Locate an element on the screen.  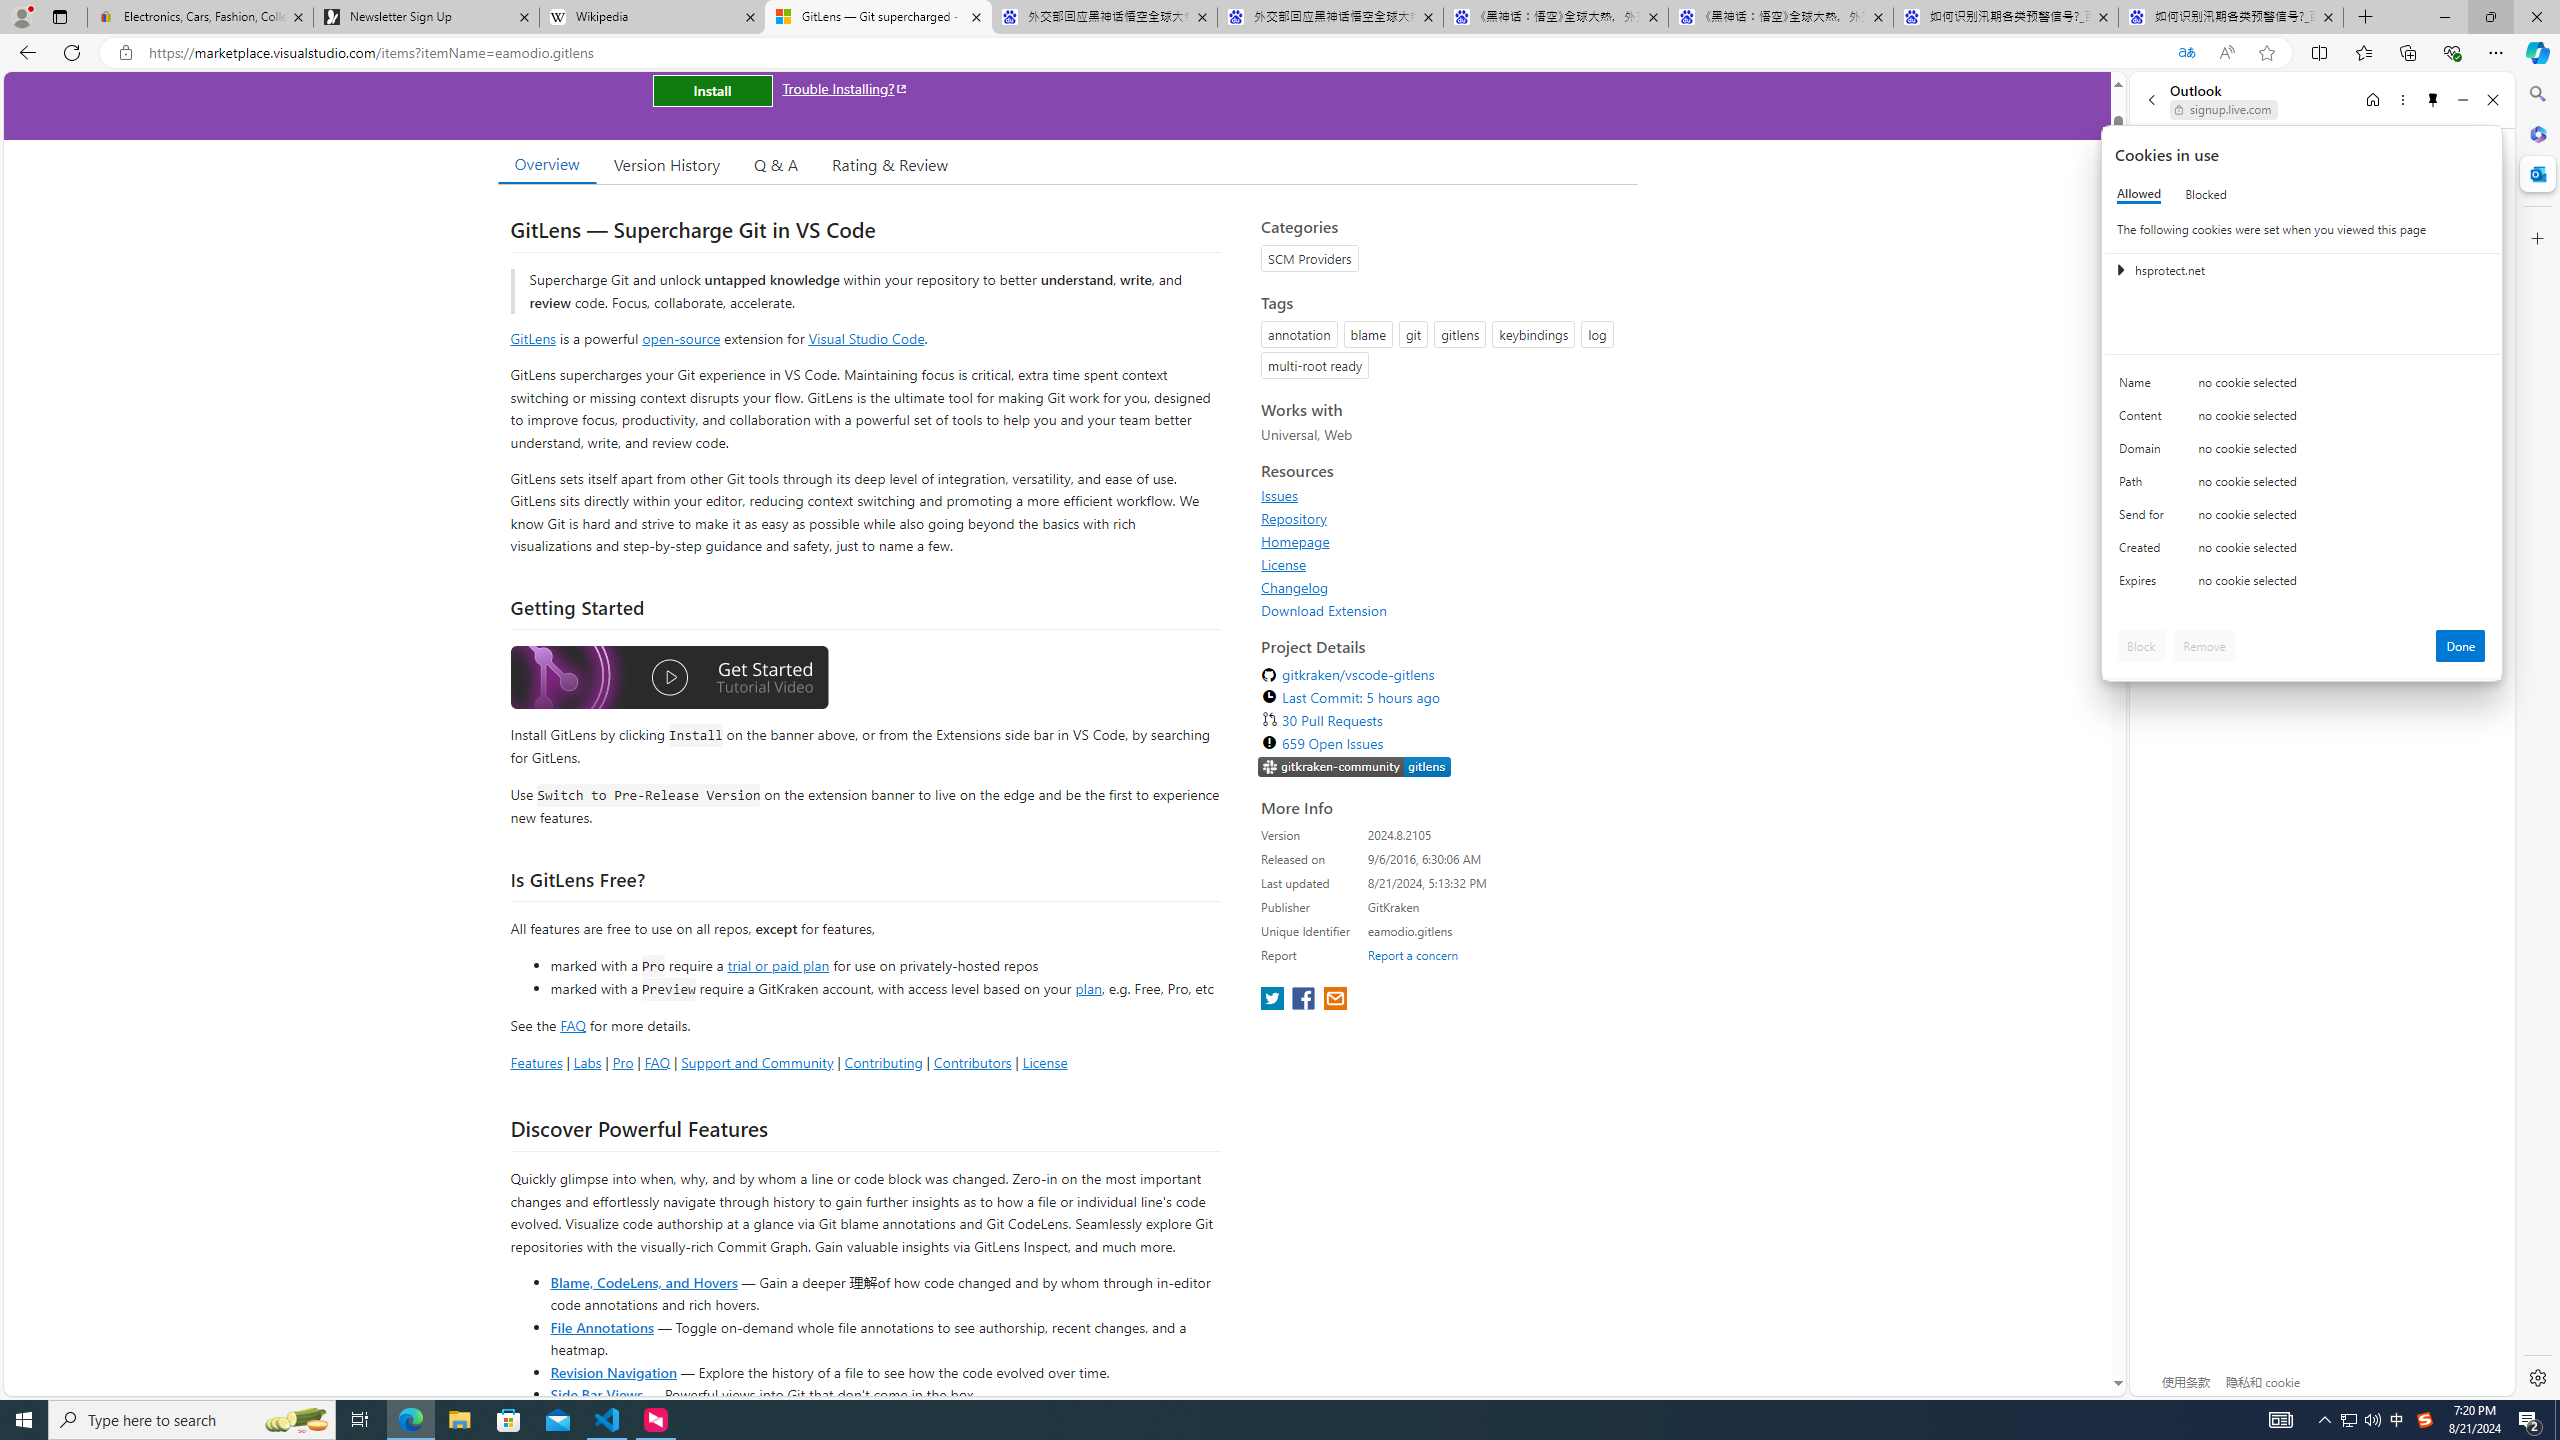
'Remove' is located at coordinates (2204, 646).